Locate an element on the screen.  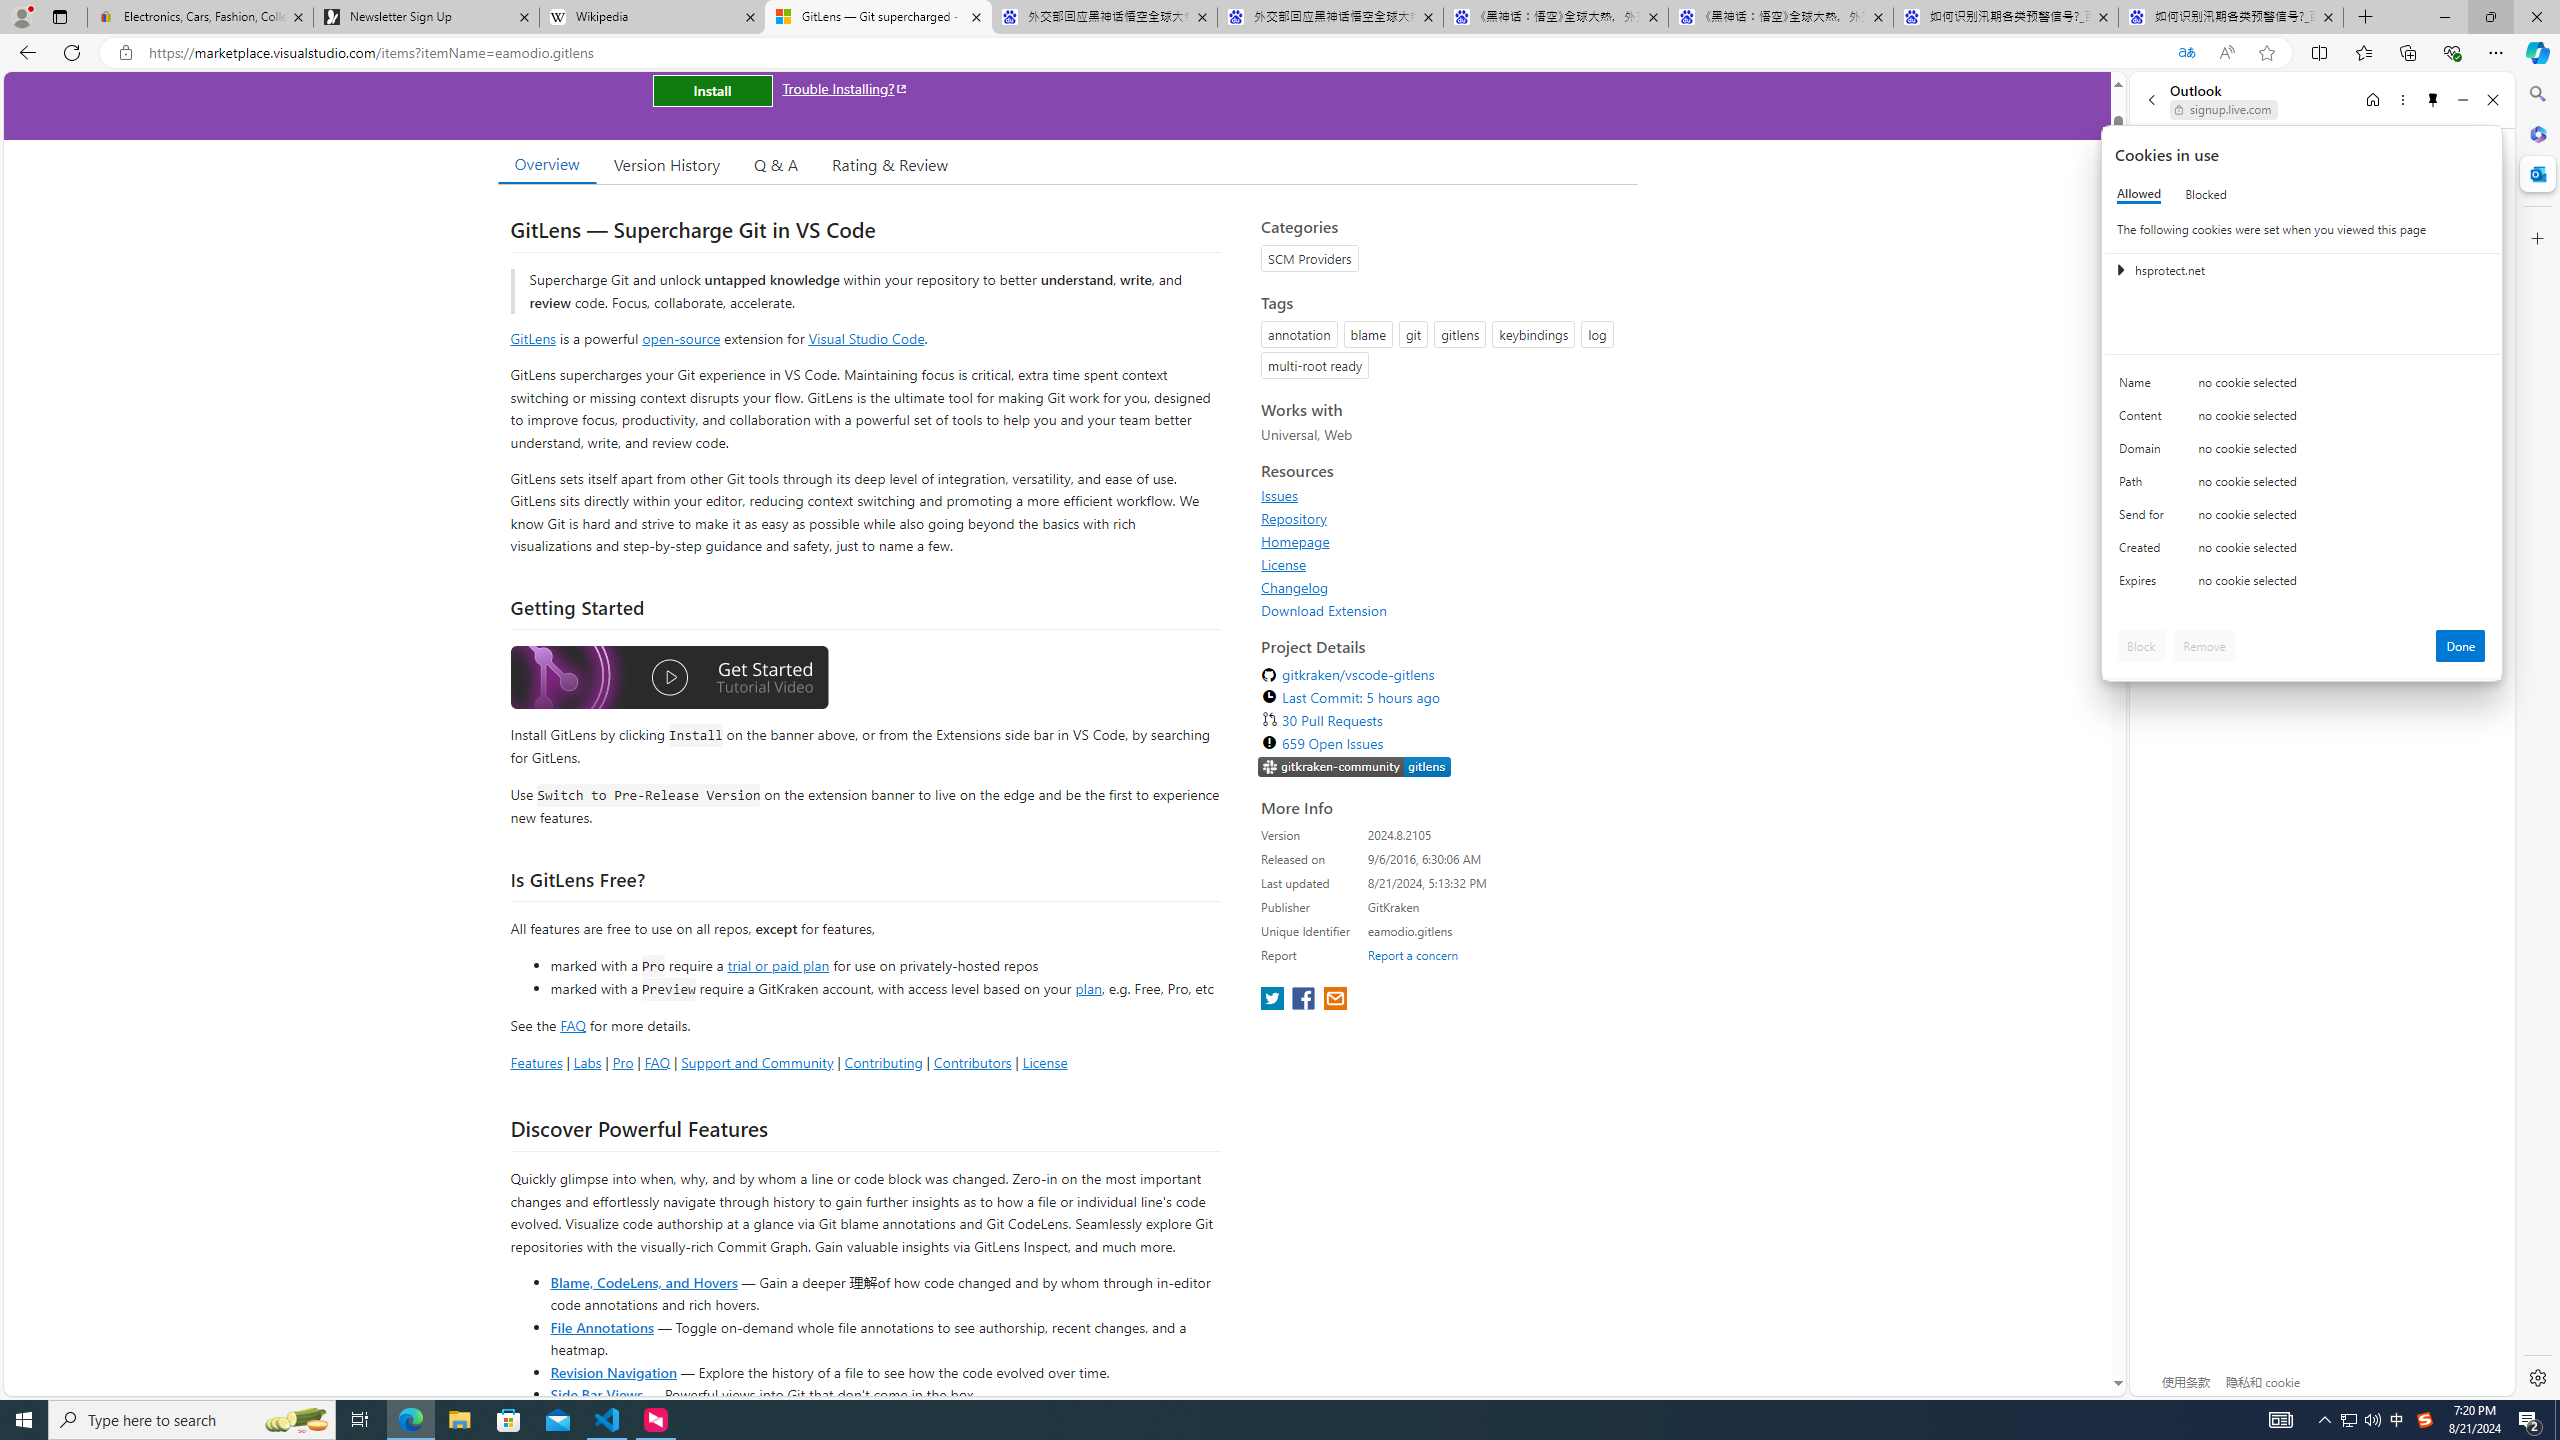
'Remove' is located at coordinates (2204, 646).